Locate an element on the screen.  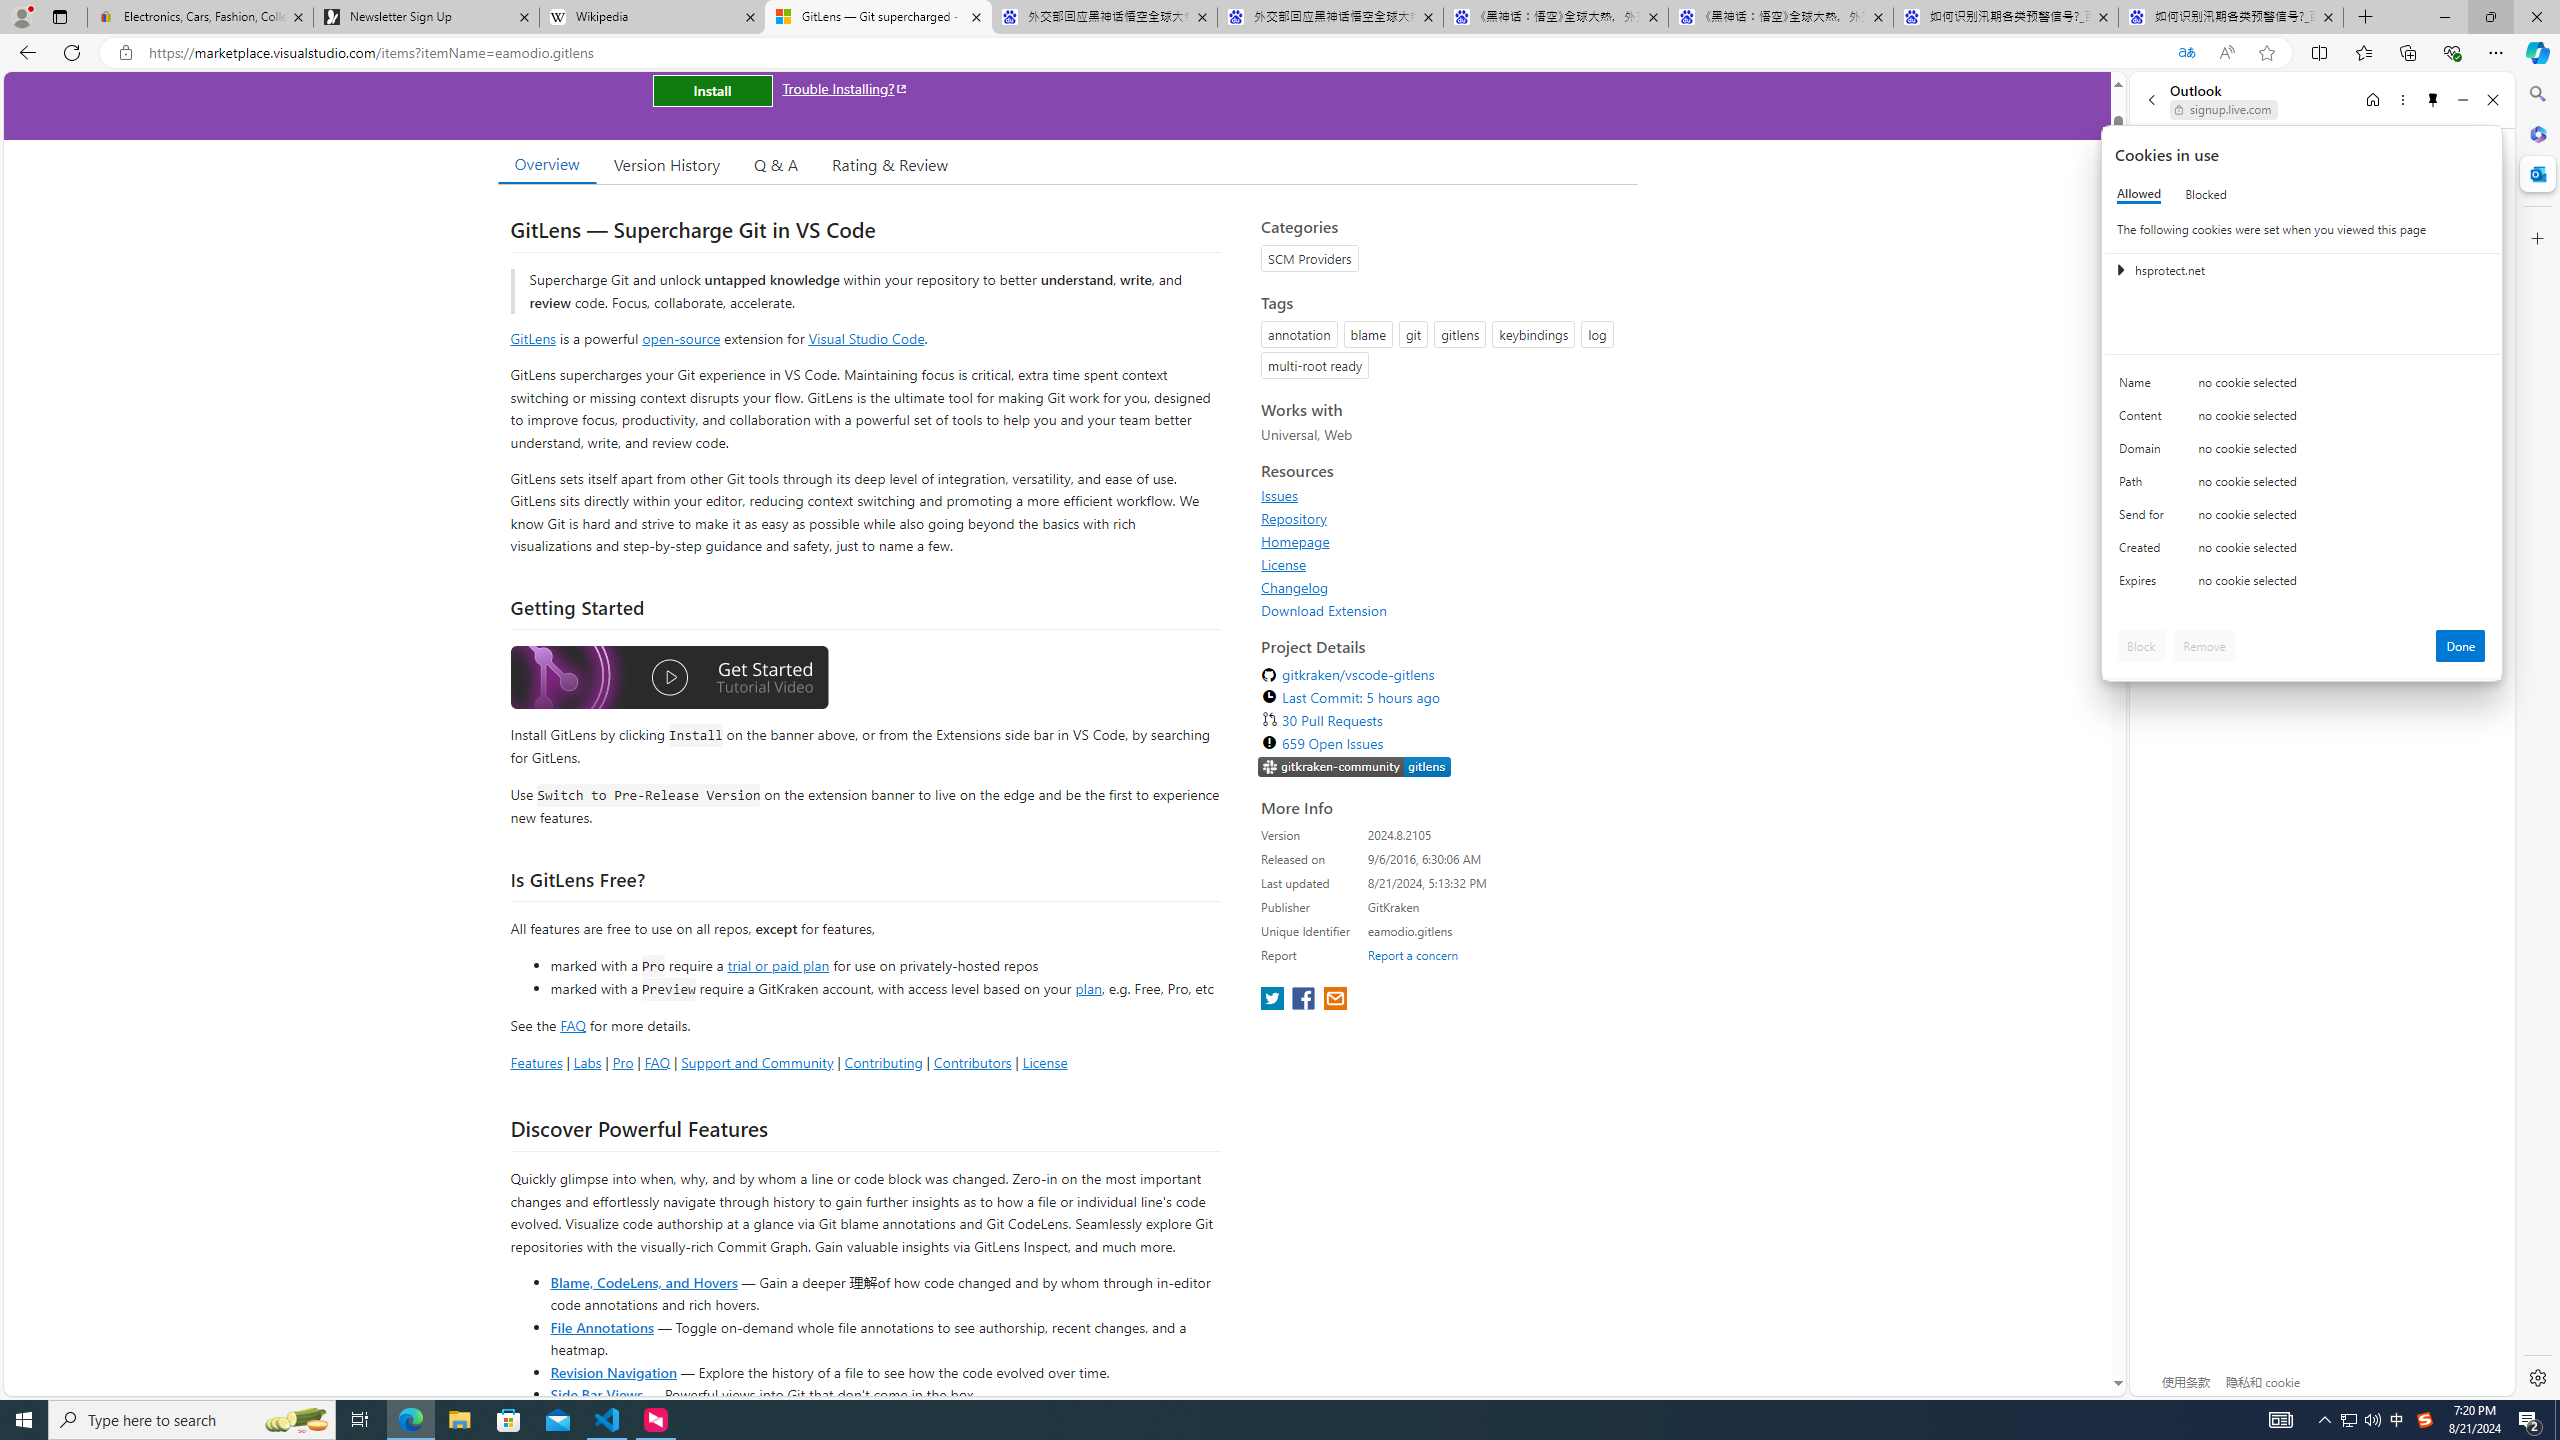
'Remove' is located at coordinates (2204, 646).